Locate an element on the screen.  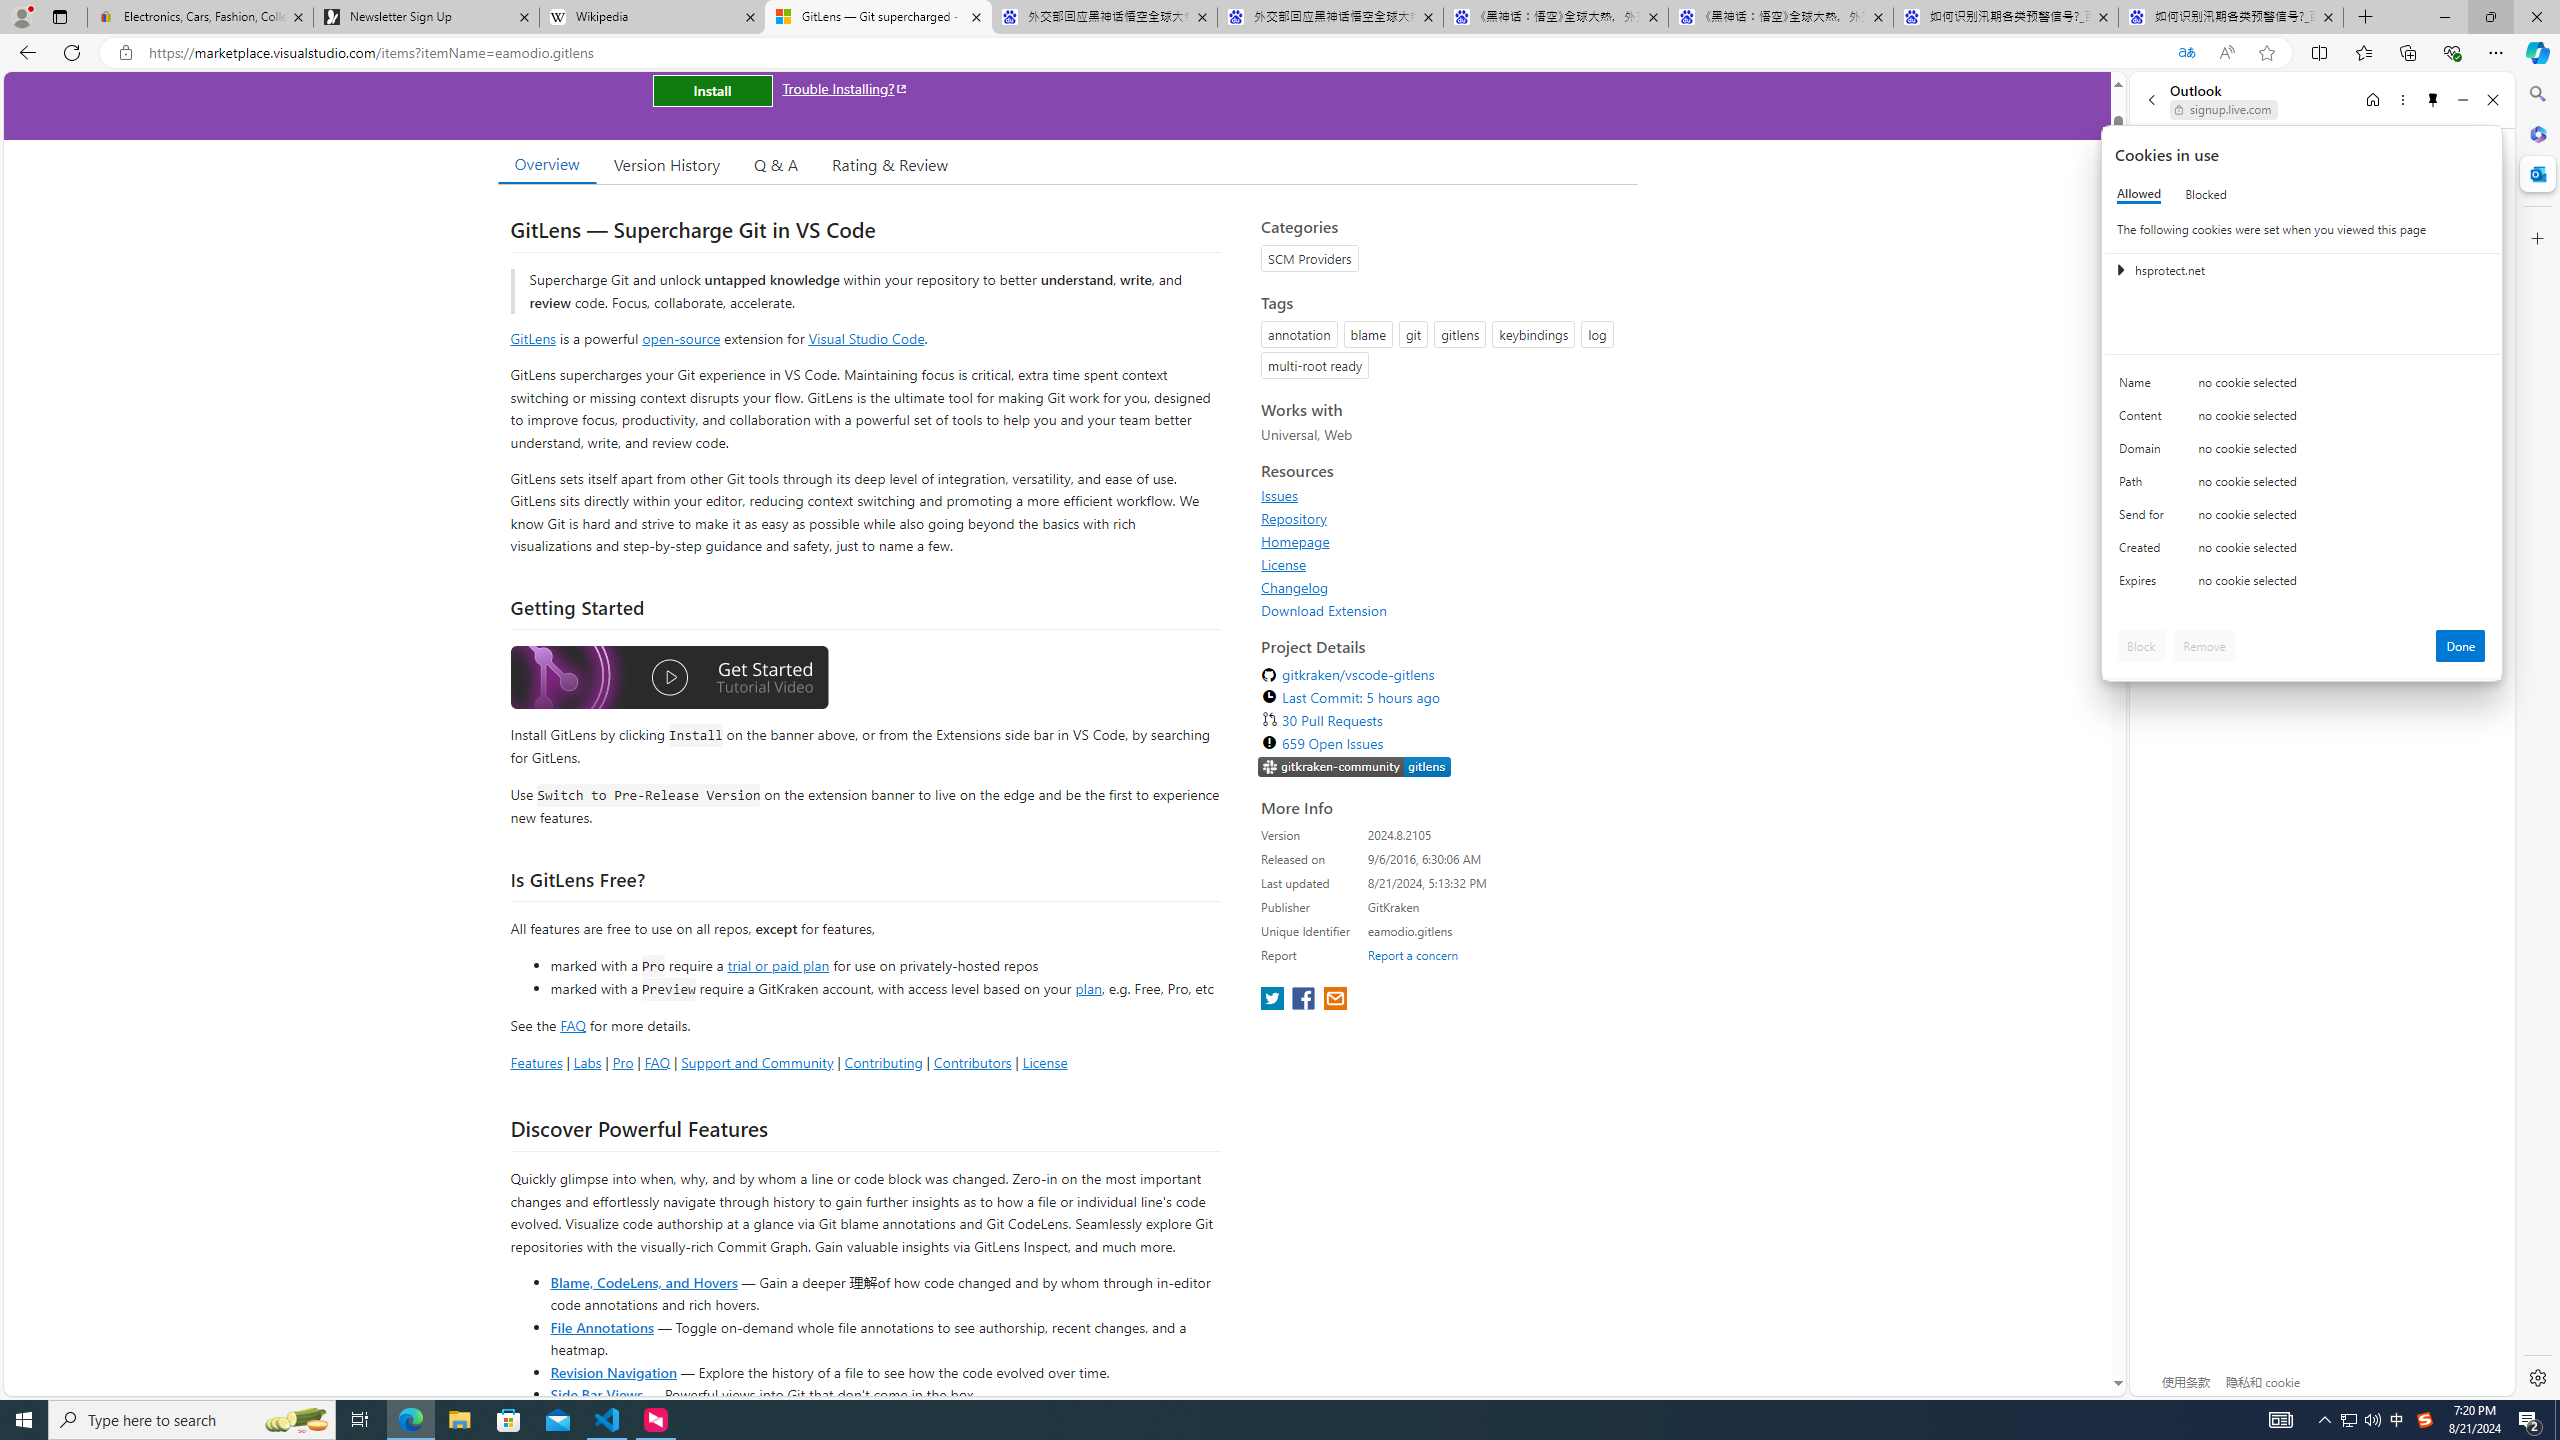
'Remove' is located at coordinates (2204, 646).